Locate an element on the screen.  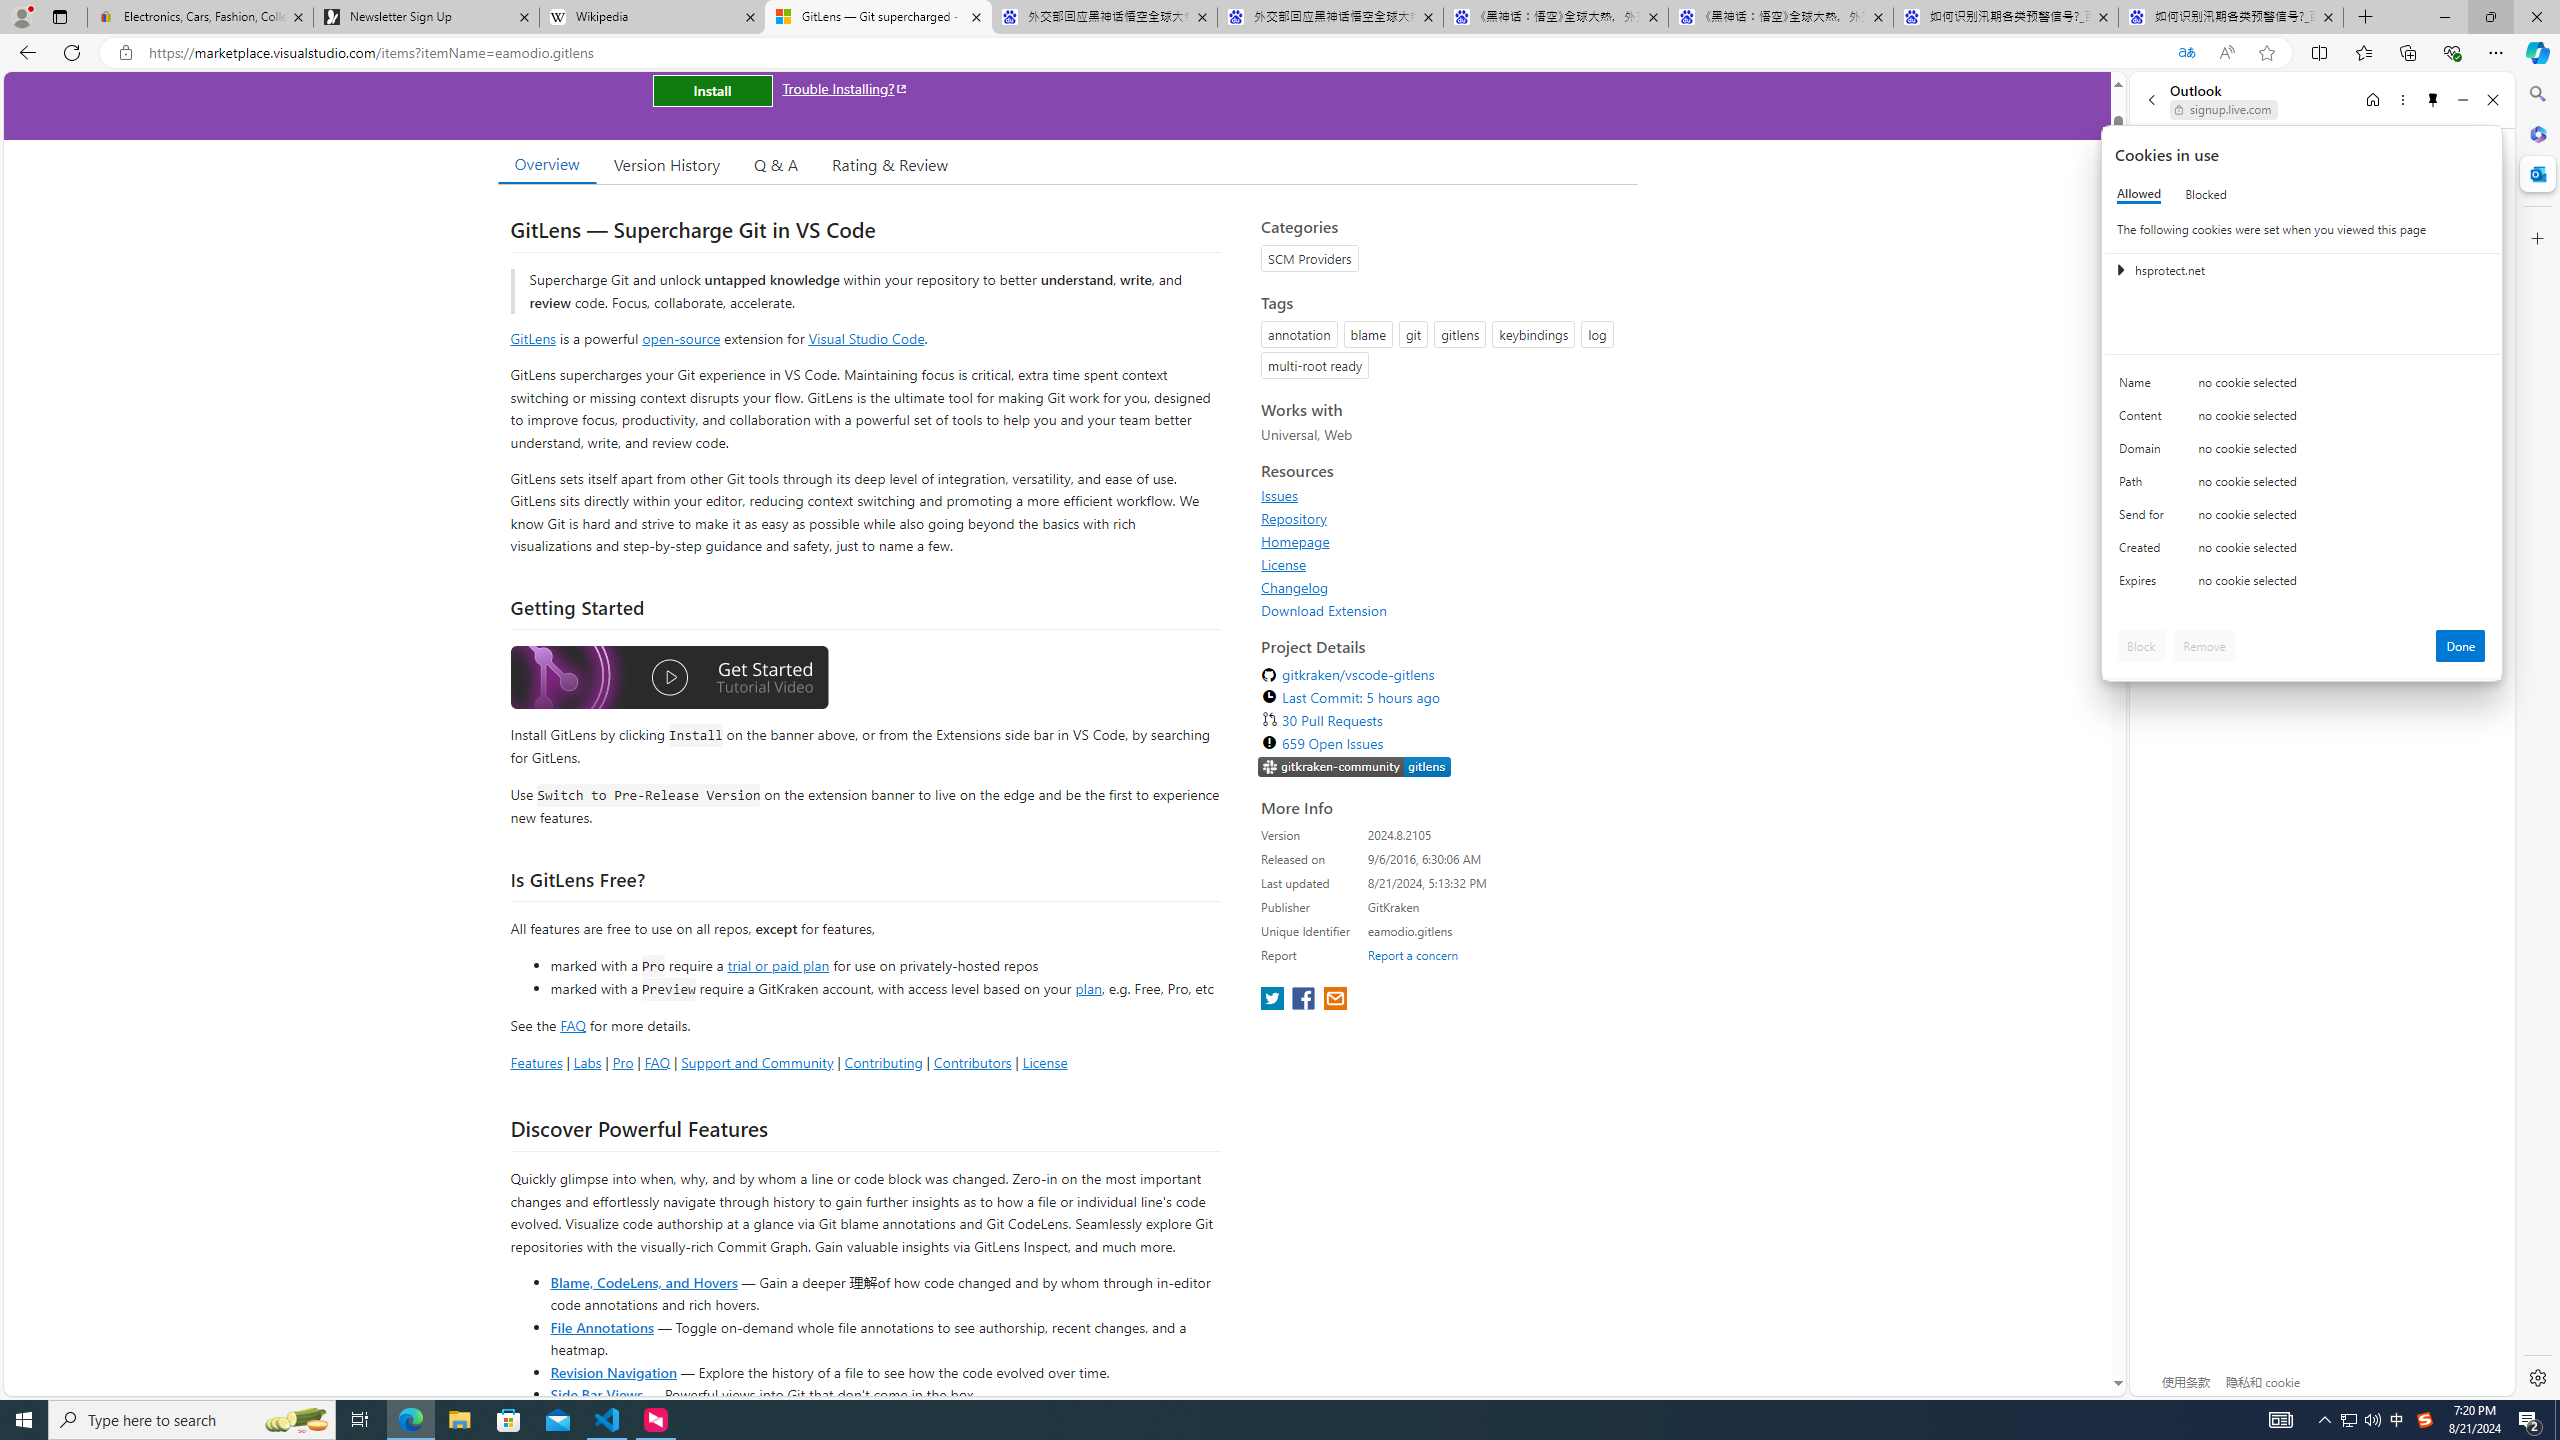
'Remove' is located at coordinates (2204, 646).